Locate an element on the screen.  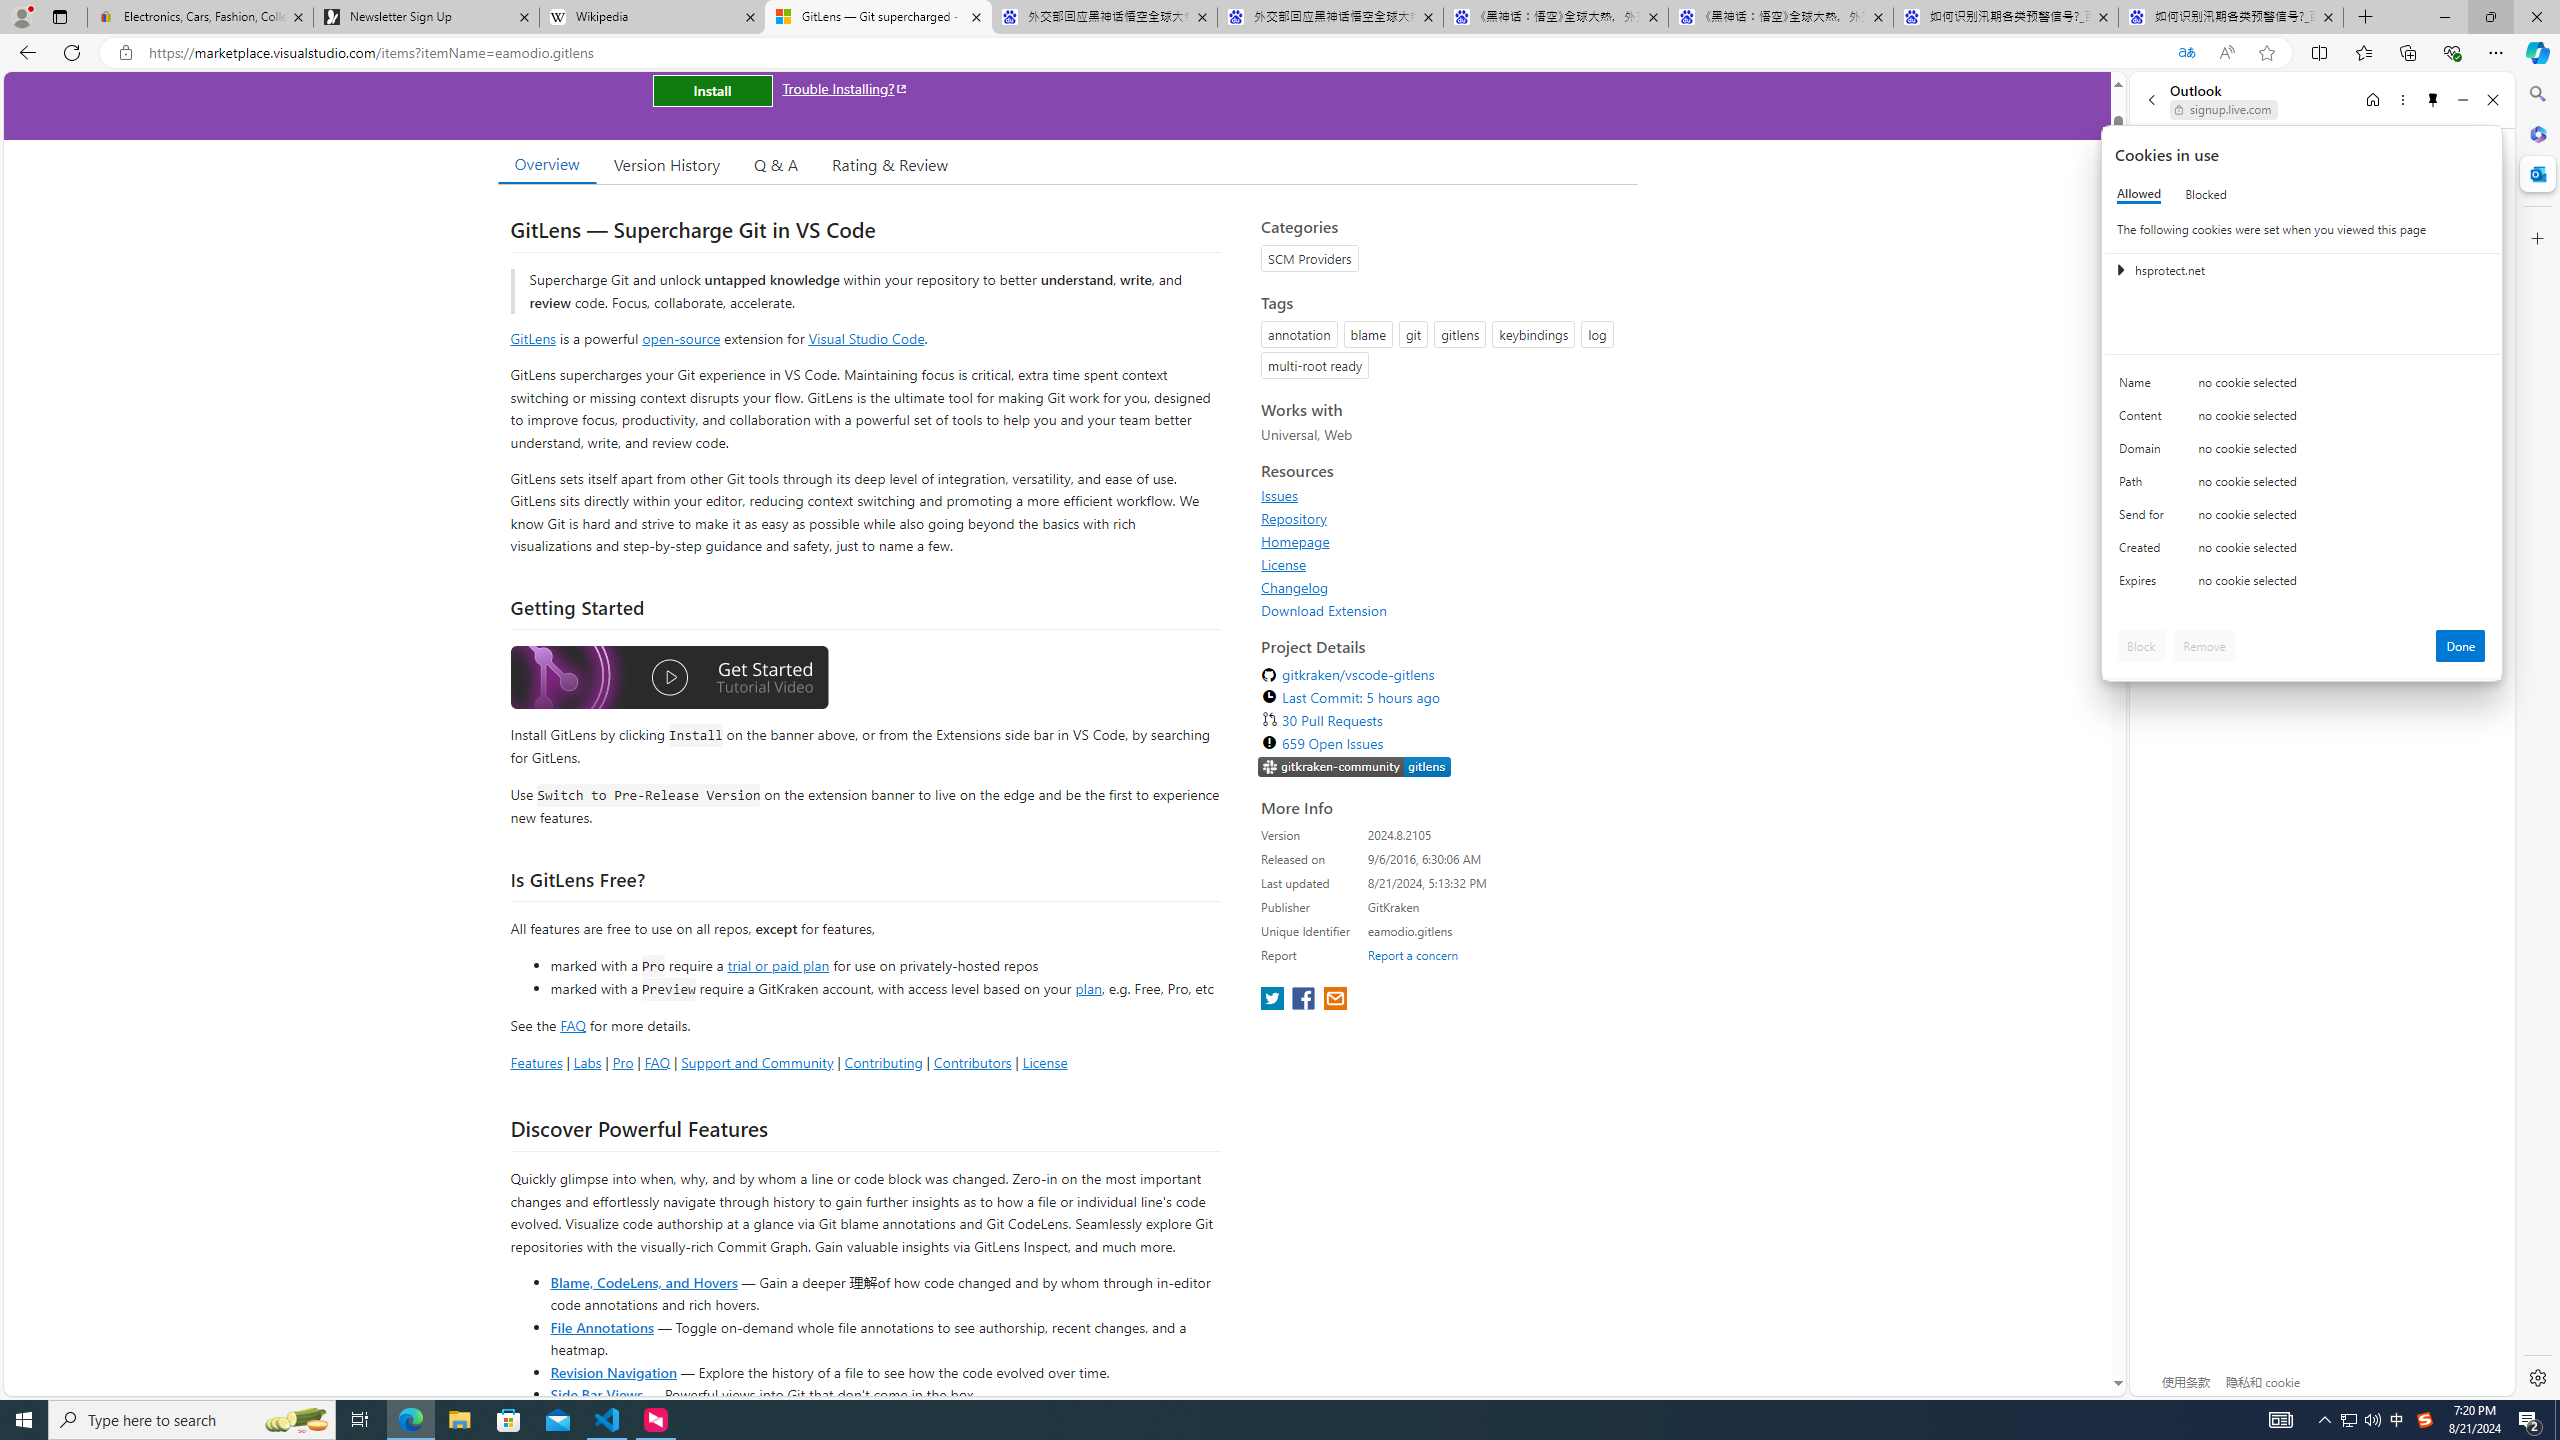
'Remove' is located at coordinates (2204, 646).